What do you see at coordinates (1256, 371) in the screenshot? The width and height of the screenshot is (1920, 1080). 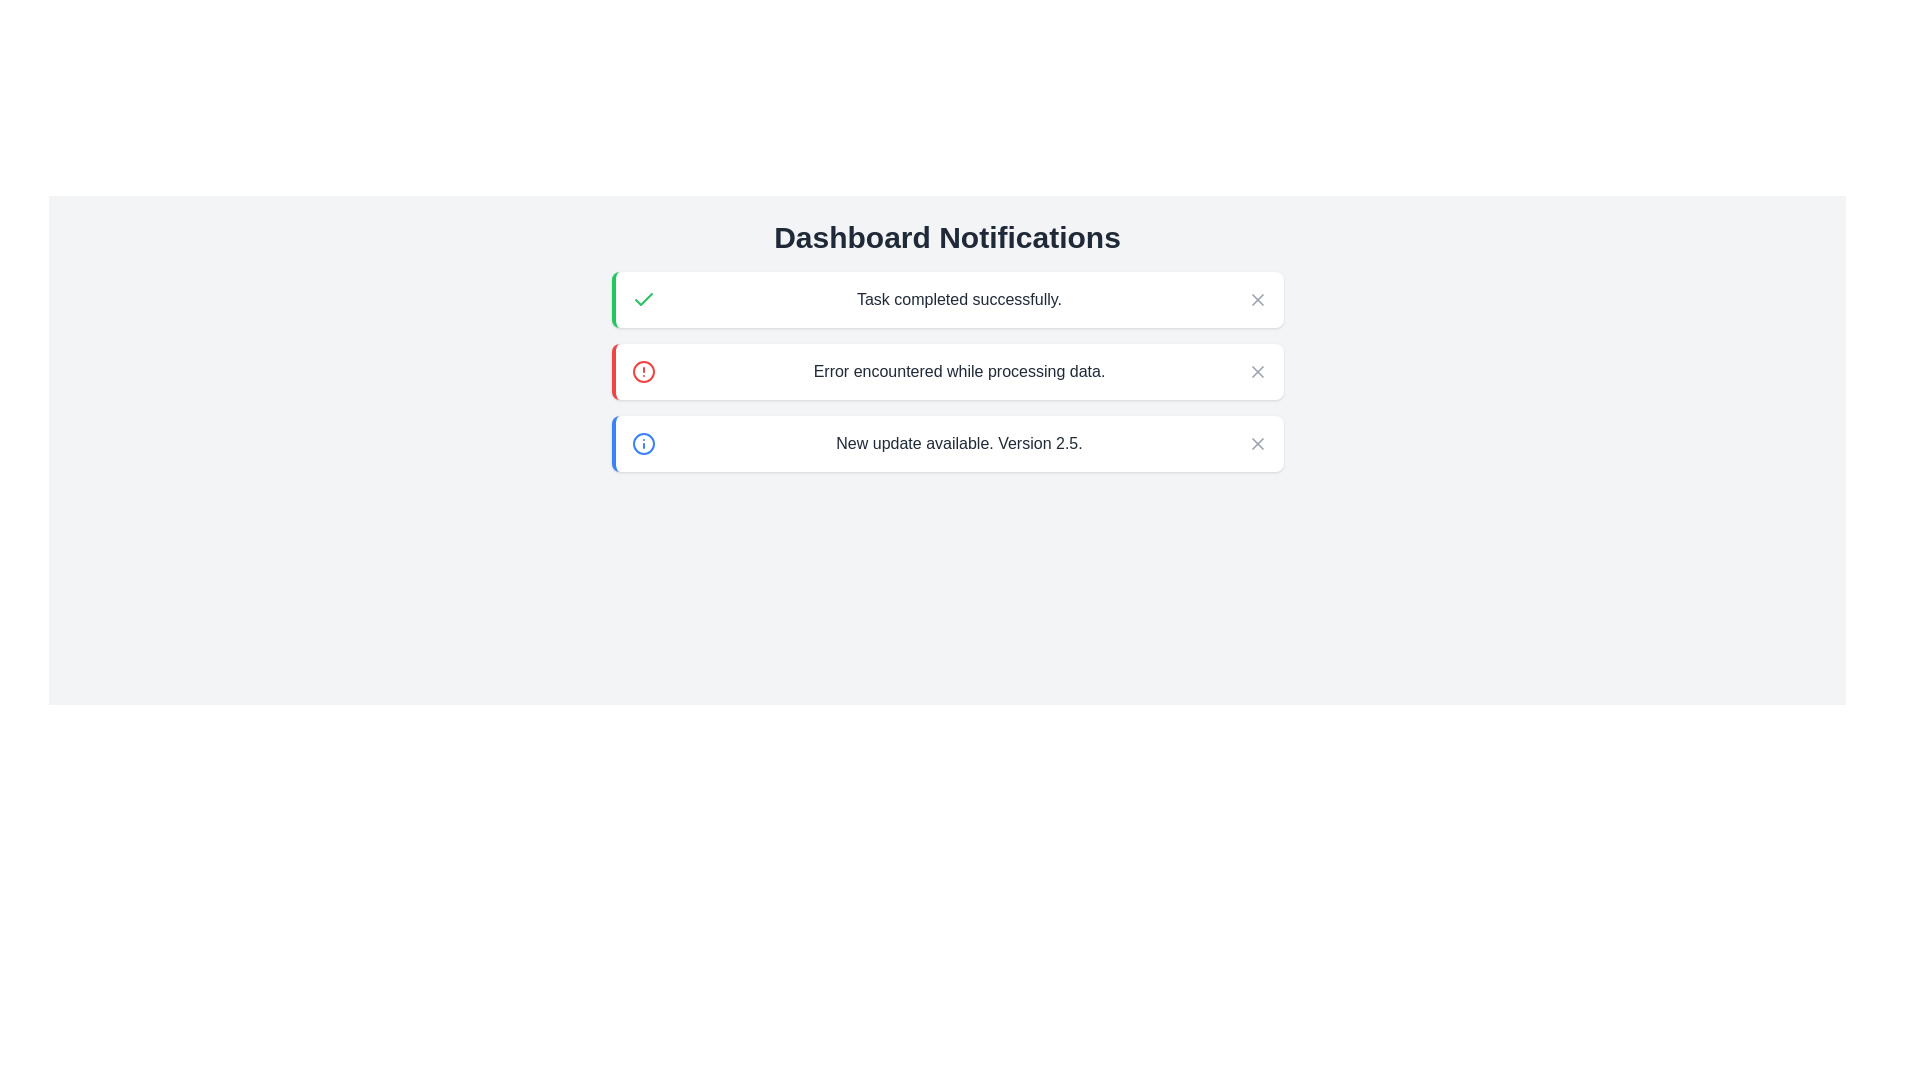 I see `the close button located at the top-right corner of the notification labeled 'Error encountered while processing data'` at bounding box center [1256, 371].